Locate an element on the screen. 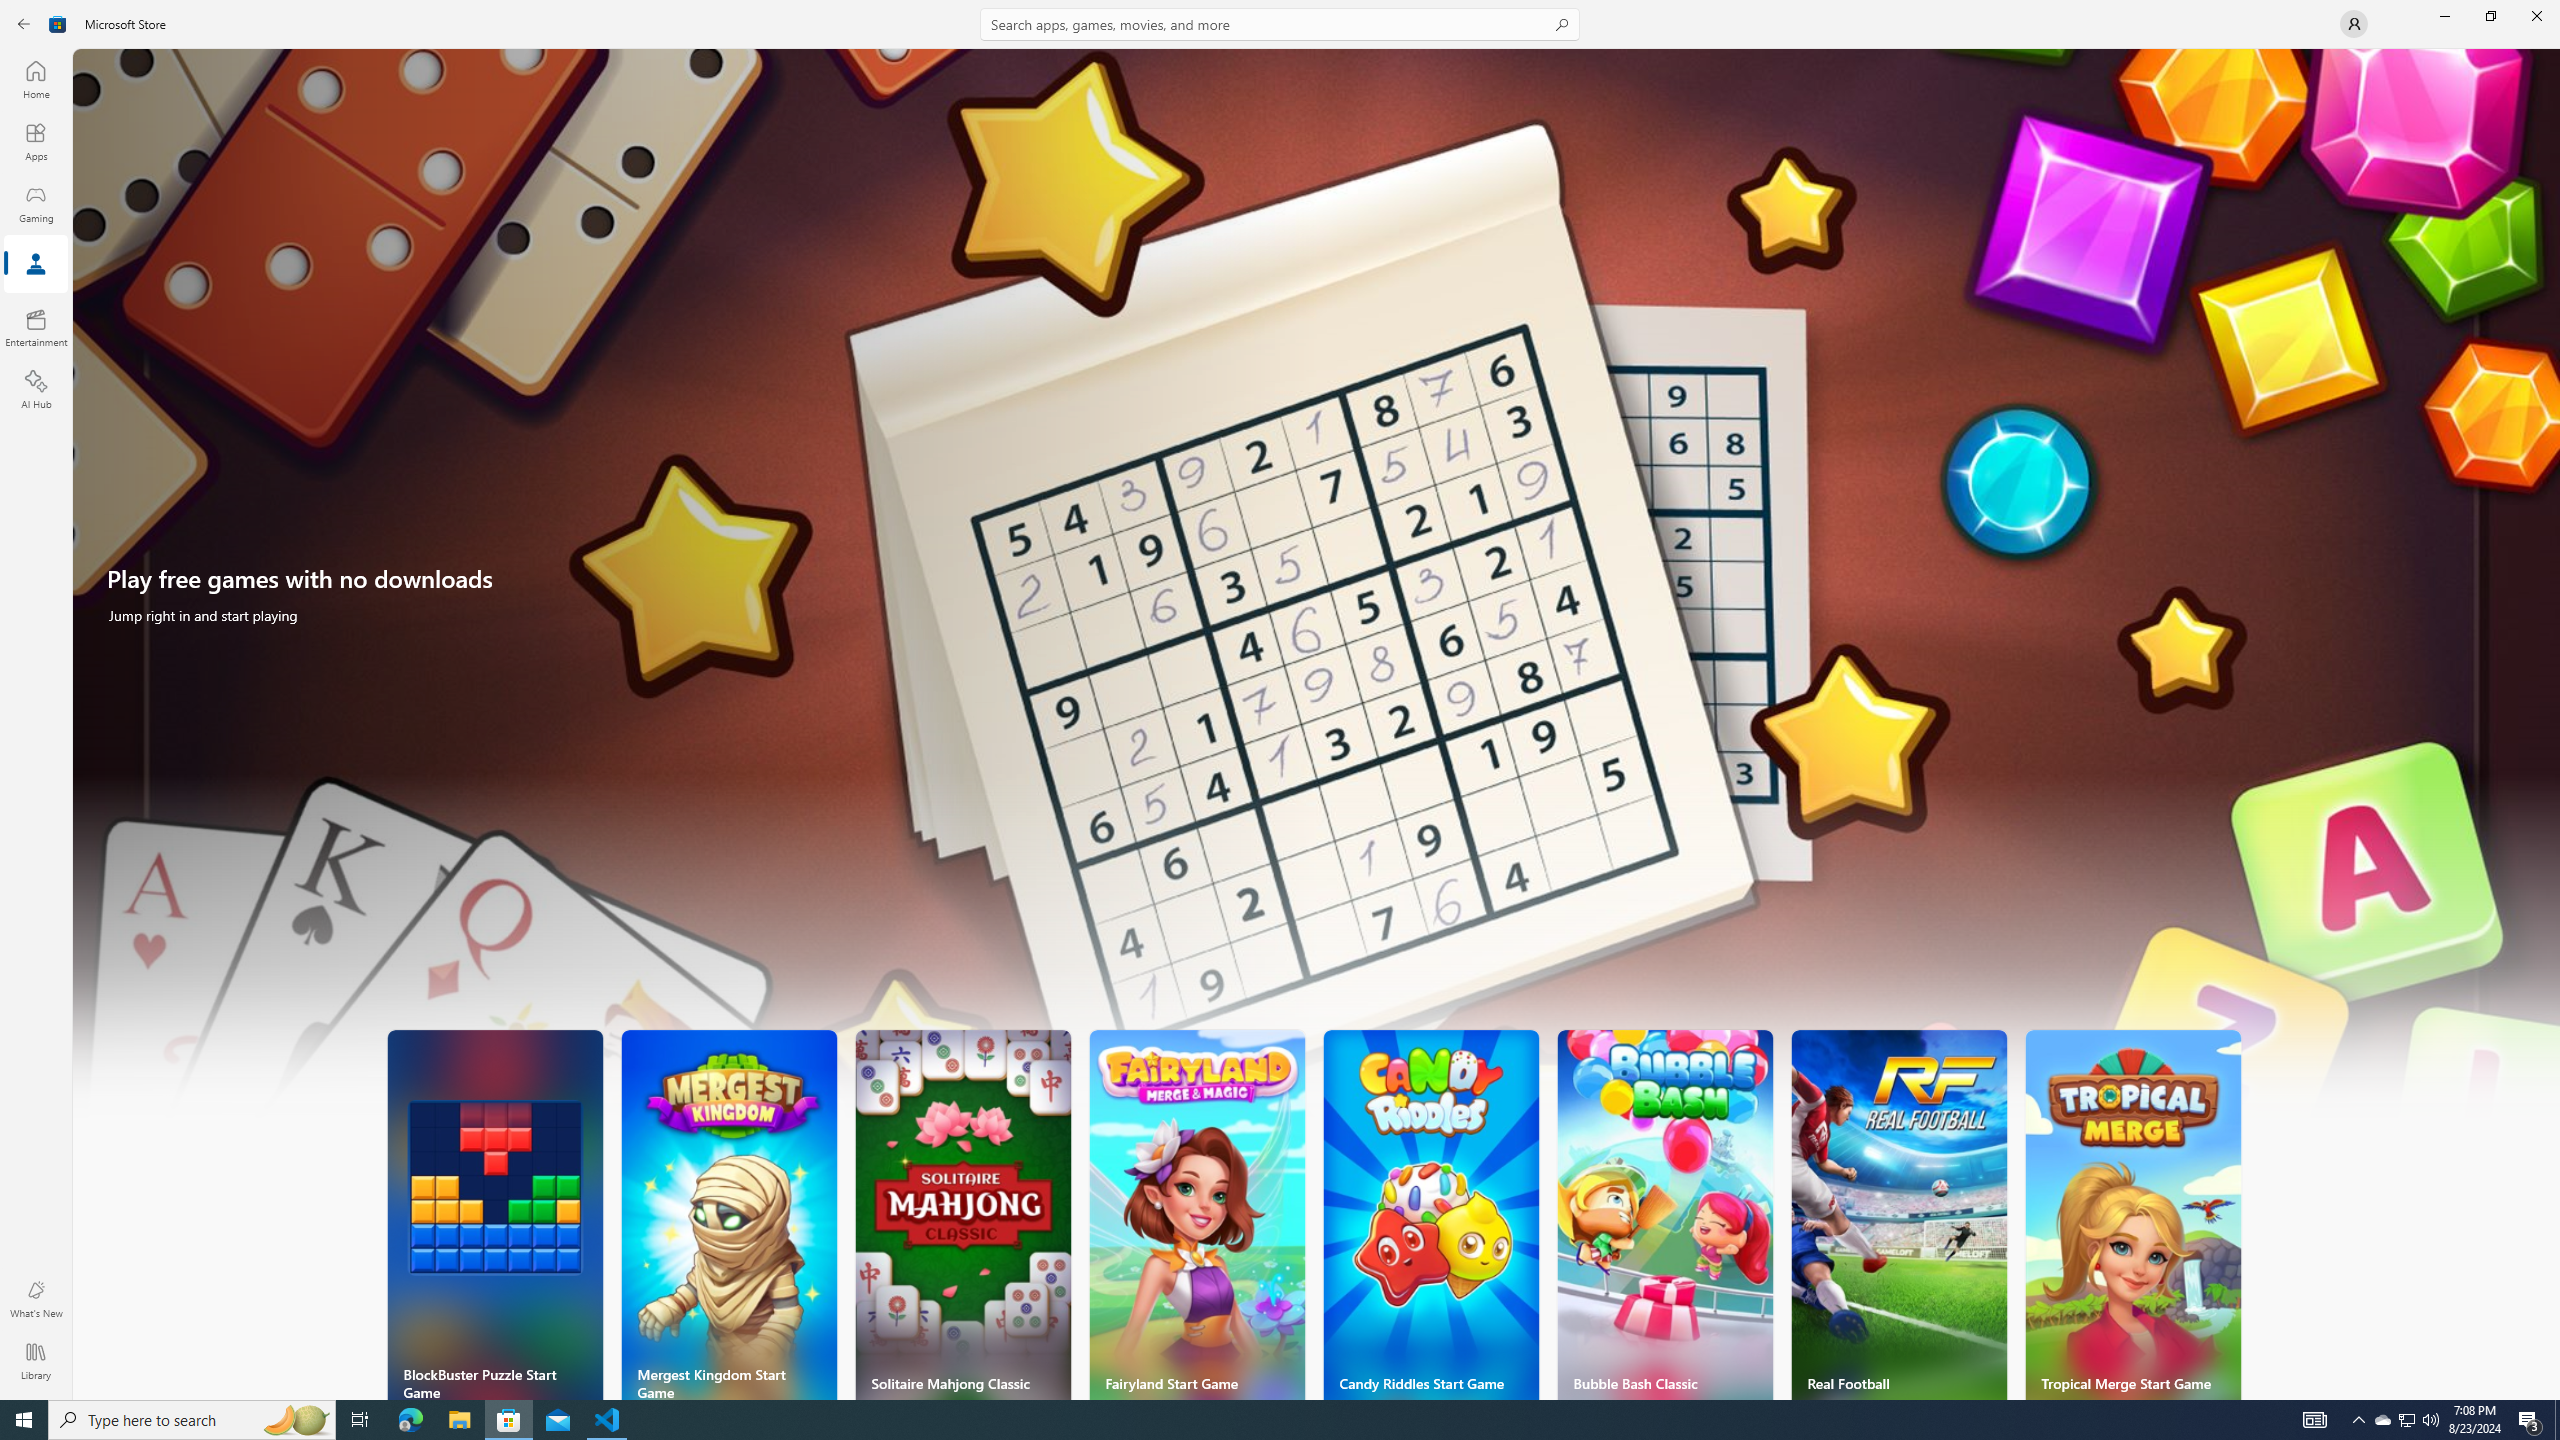 The width and height of the screenshot is (2560, 1440). 'Minimize Microsoft Store' is located at coordinates (2443, 15).